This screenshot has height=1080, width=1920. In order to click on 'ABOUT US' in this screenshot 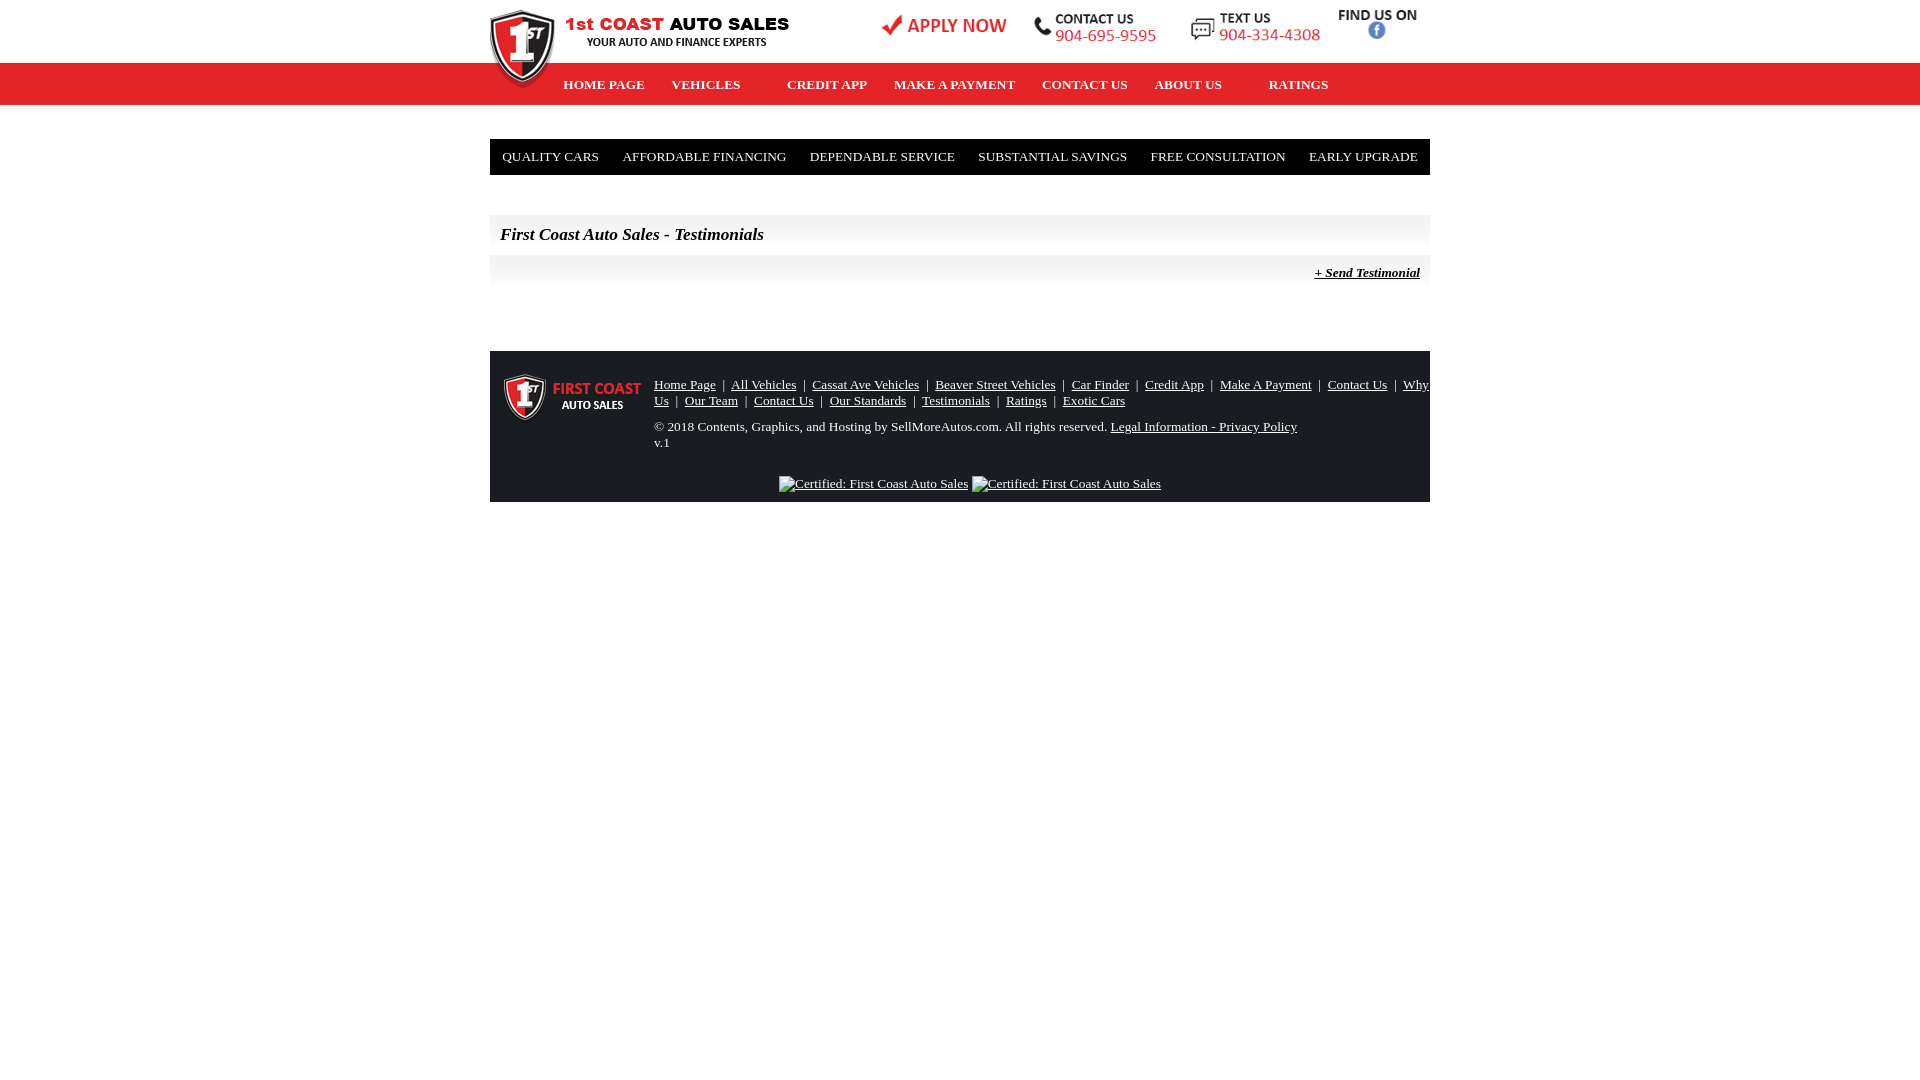, I will do `click(1198, 83)`.